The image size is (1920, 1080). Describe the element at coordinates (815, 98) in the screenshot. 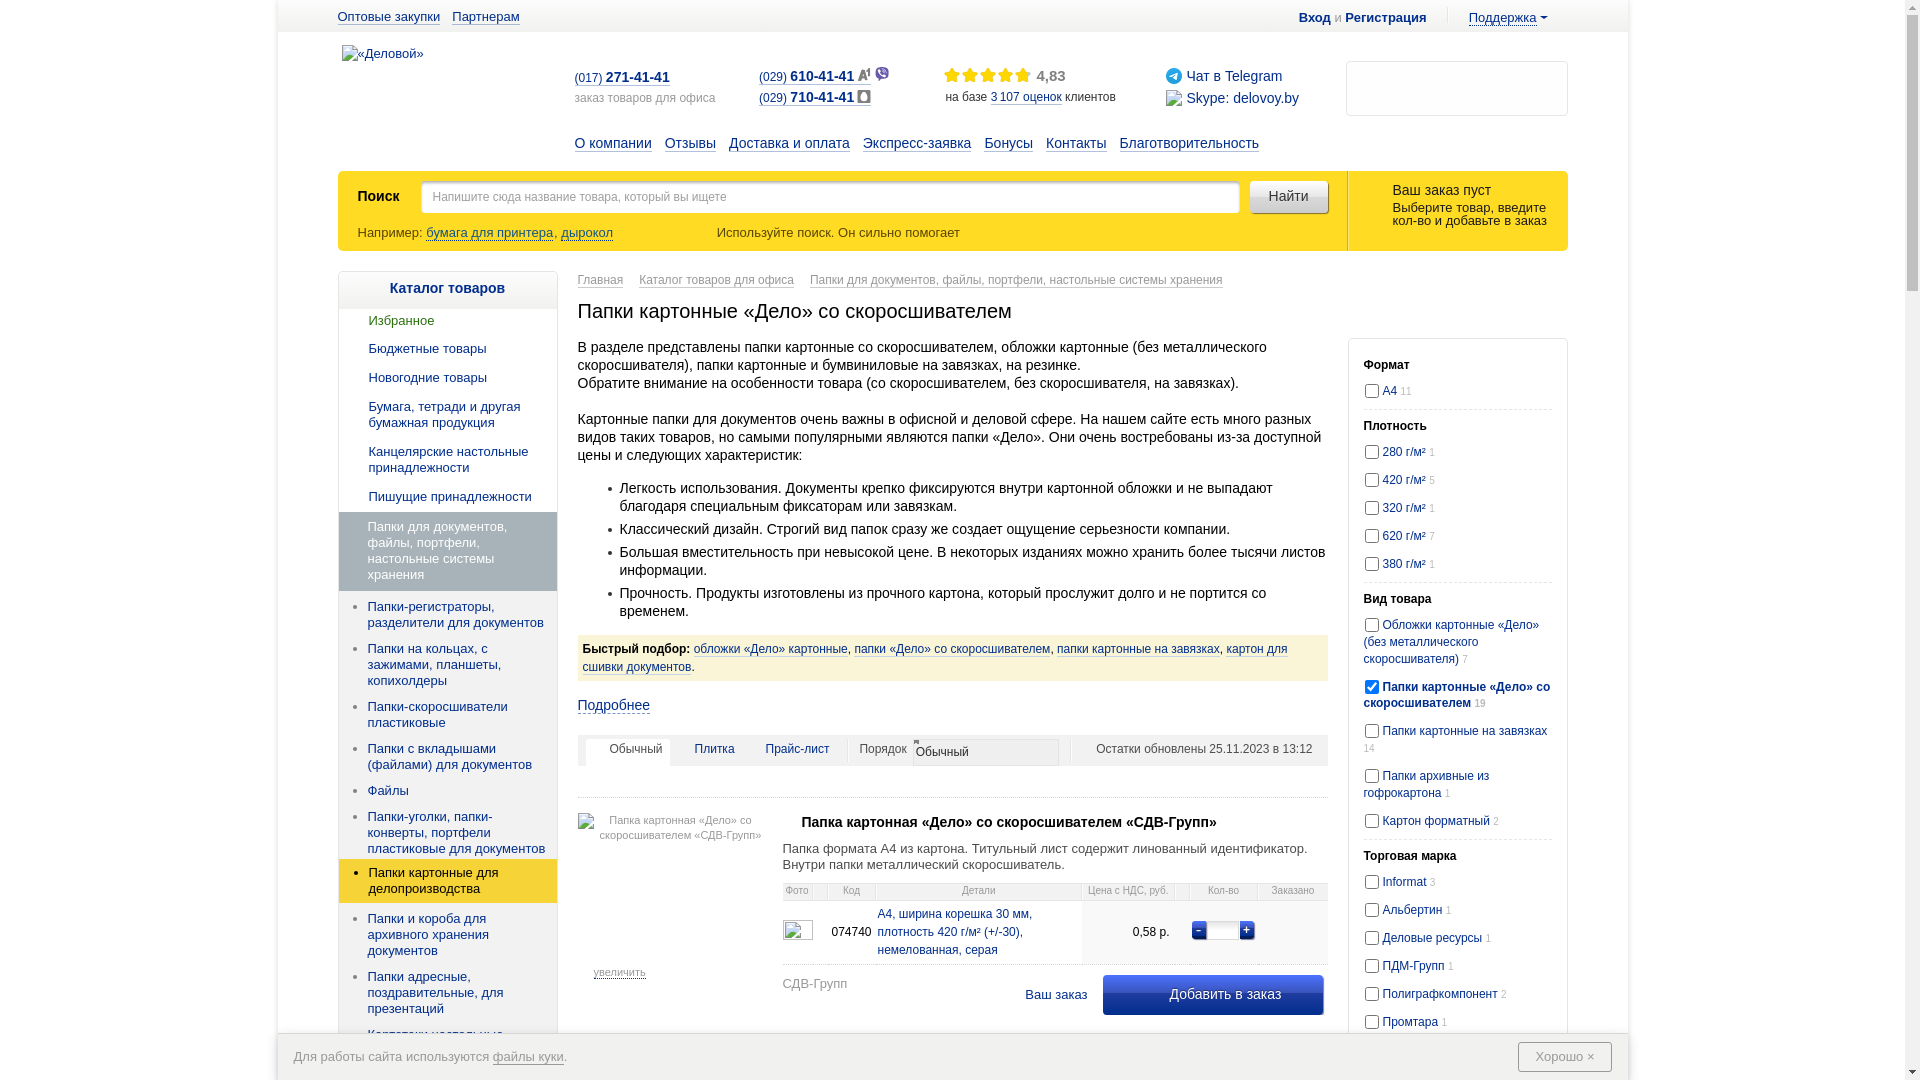

I see `'(029) 710-41-41'` at that location.